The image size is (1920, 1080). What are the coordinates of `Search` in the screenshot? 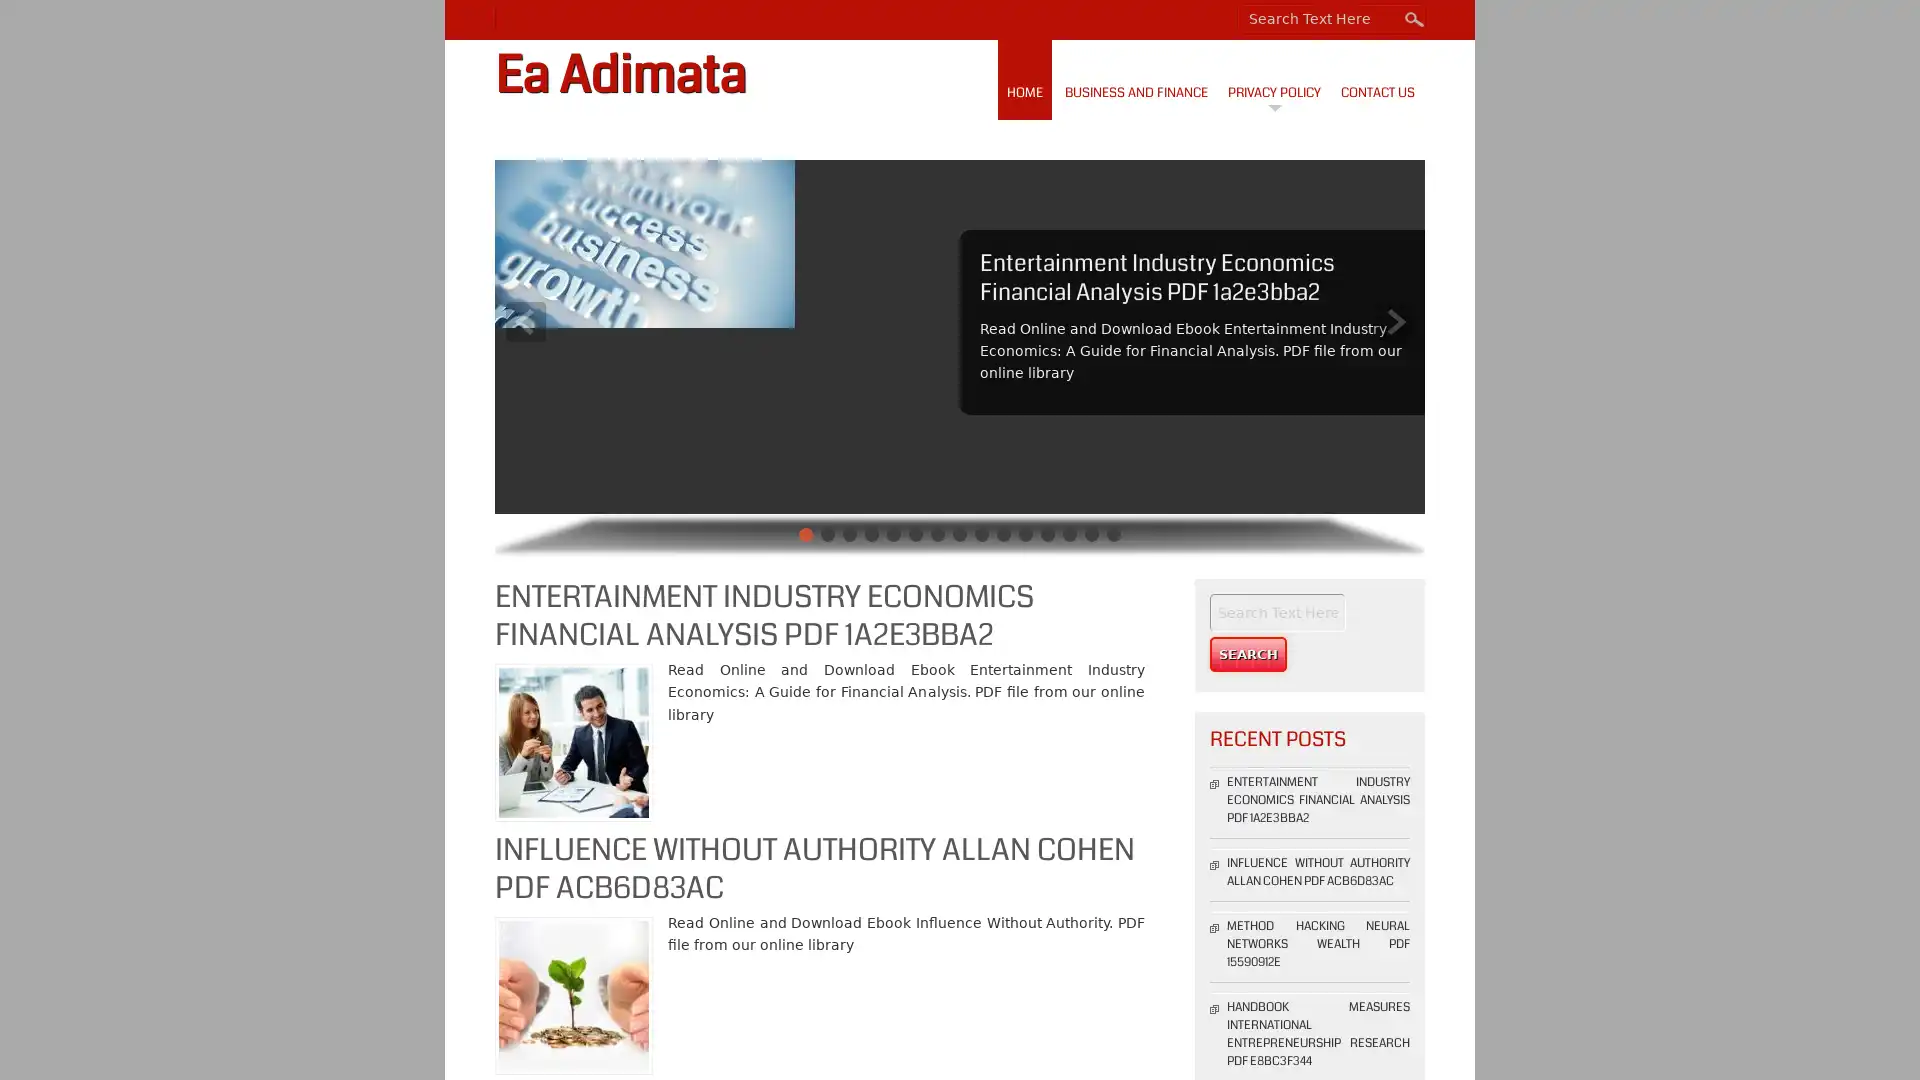 It's located at (1247, 654).